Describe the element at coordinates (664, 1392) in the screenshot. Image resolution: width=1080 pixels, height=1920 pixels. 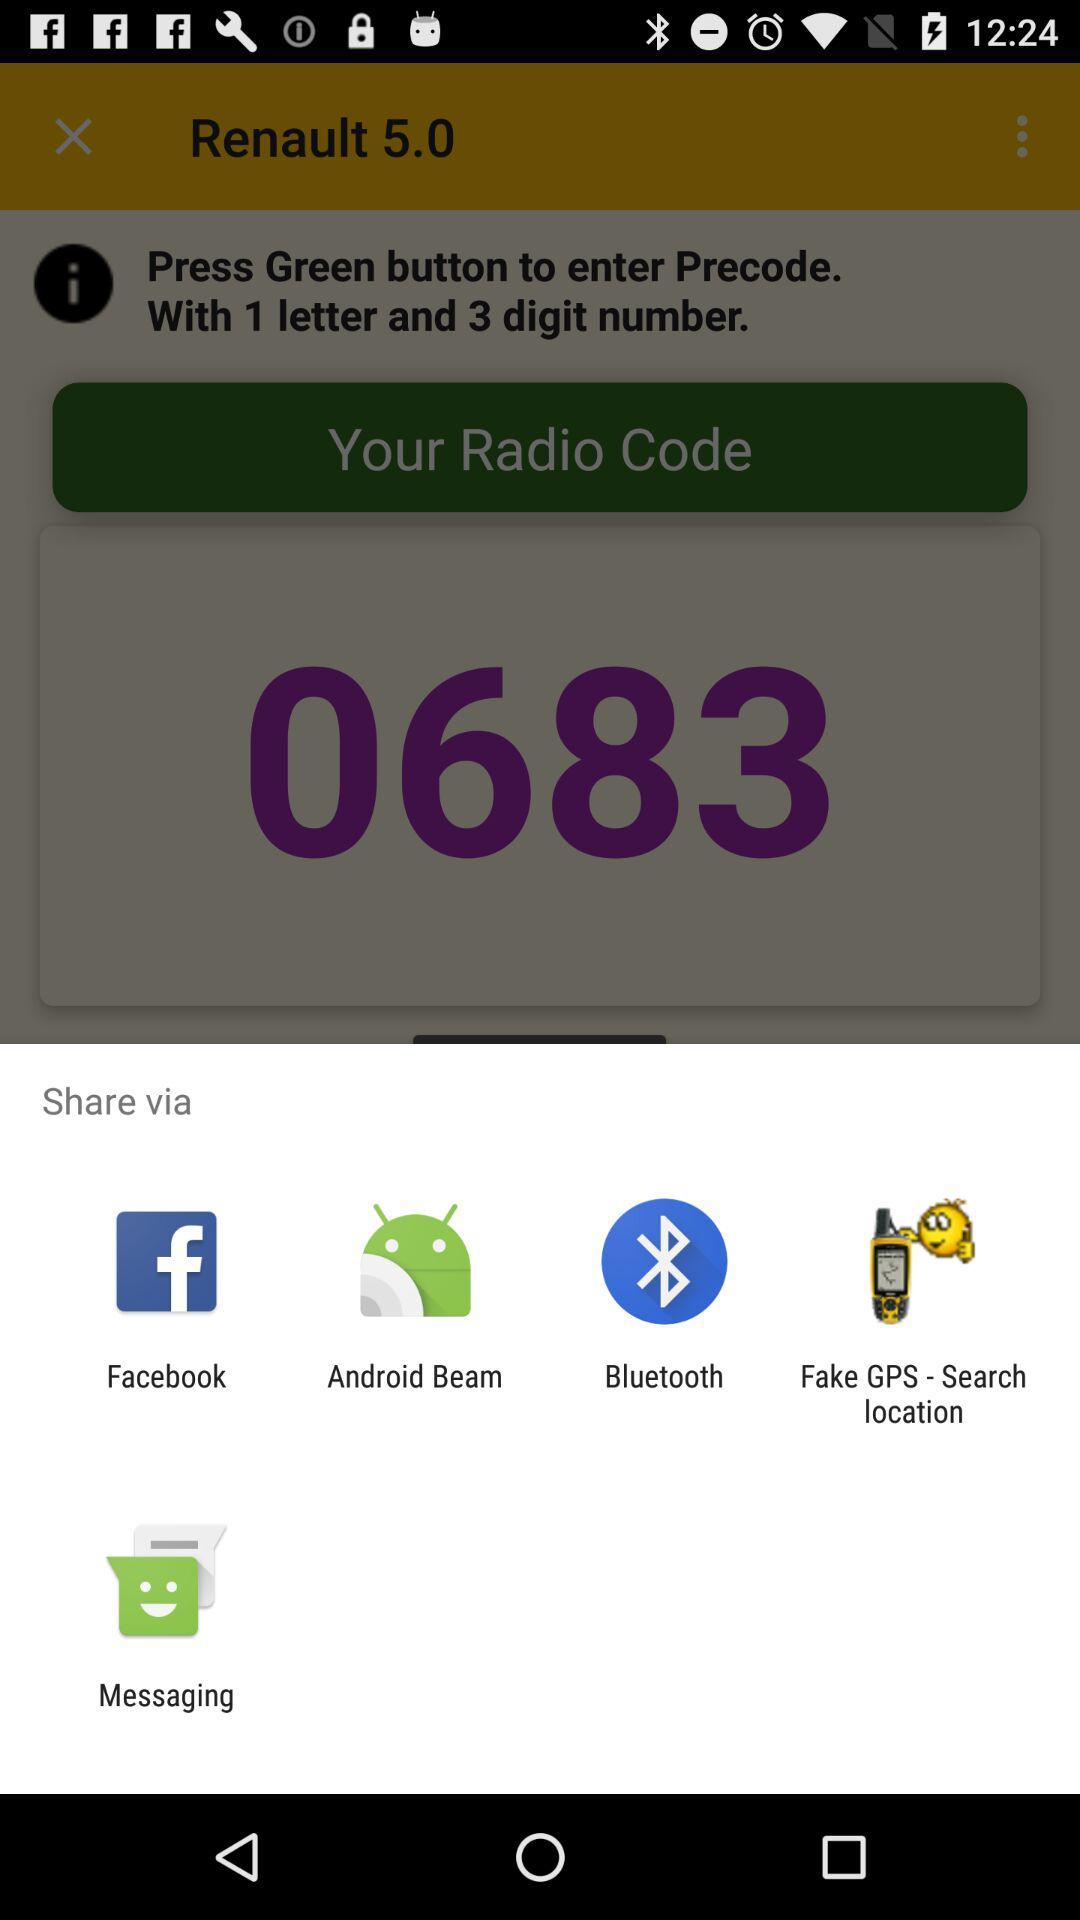
I see `the item next to the android beam` at that location.